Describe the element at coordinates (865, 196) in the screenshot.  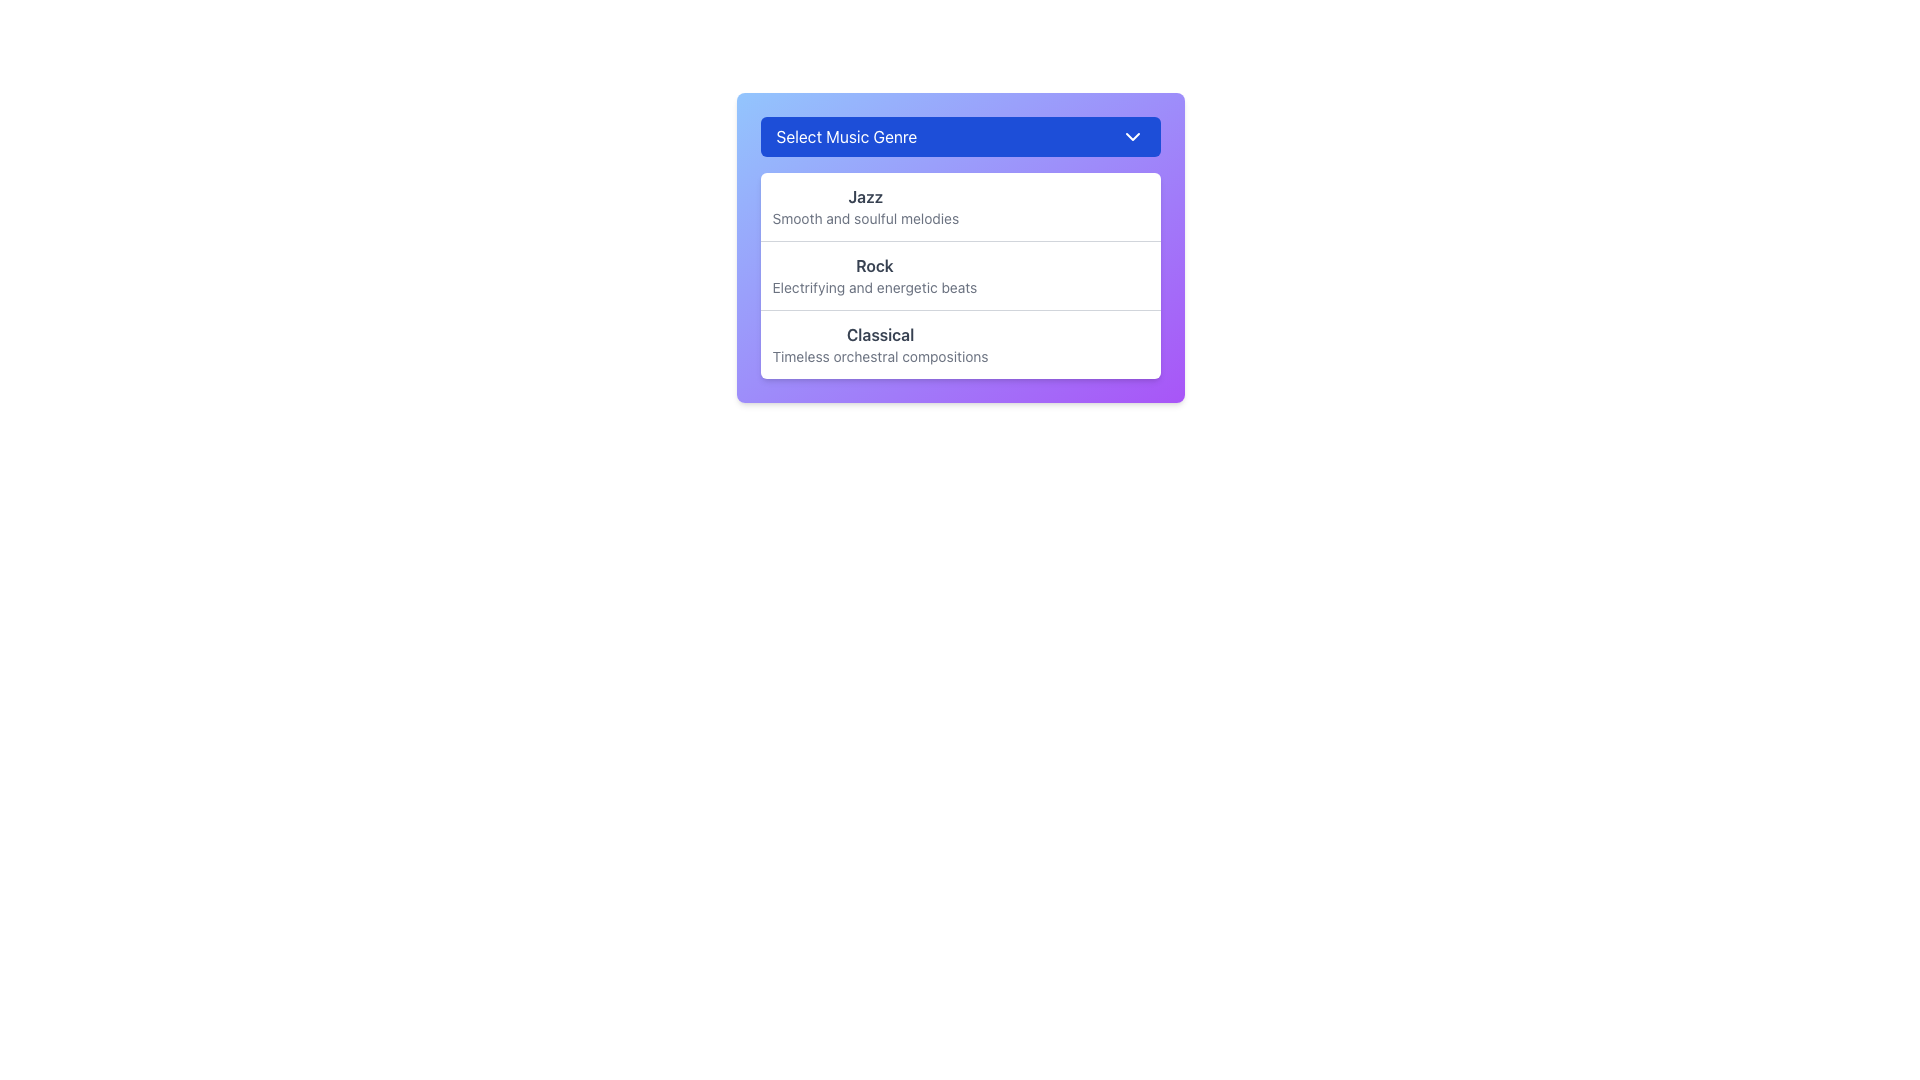
I see `the bold, dark gray text label displaying 'Jazz', located in the top-left corner of the dropdown menu under 'Select Music Genre'` at that location.